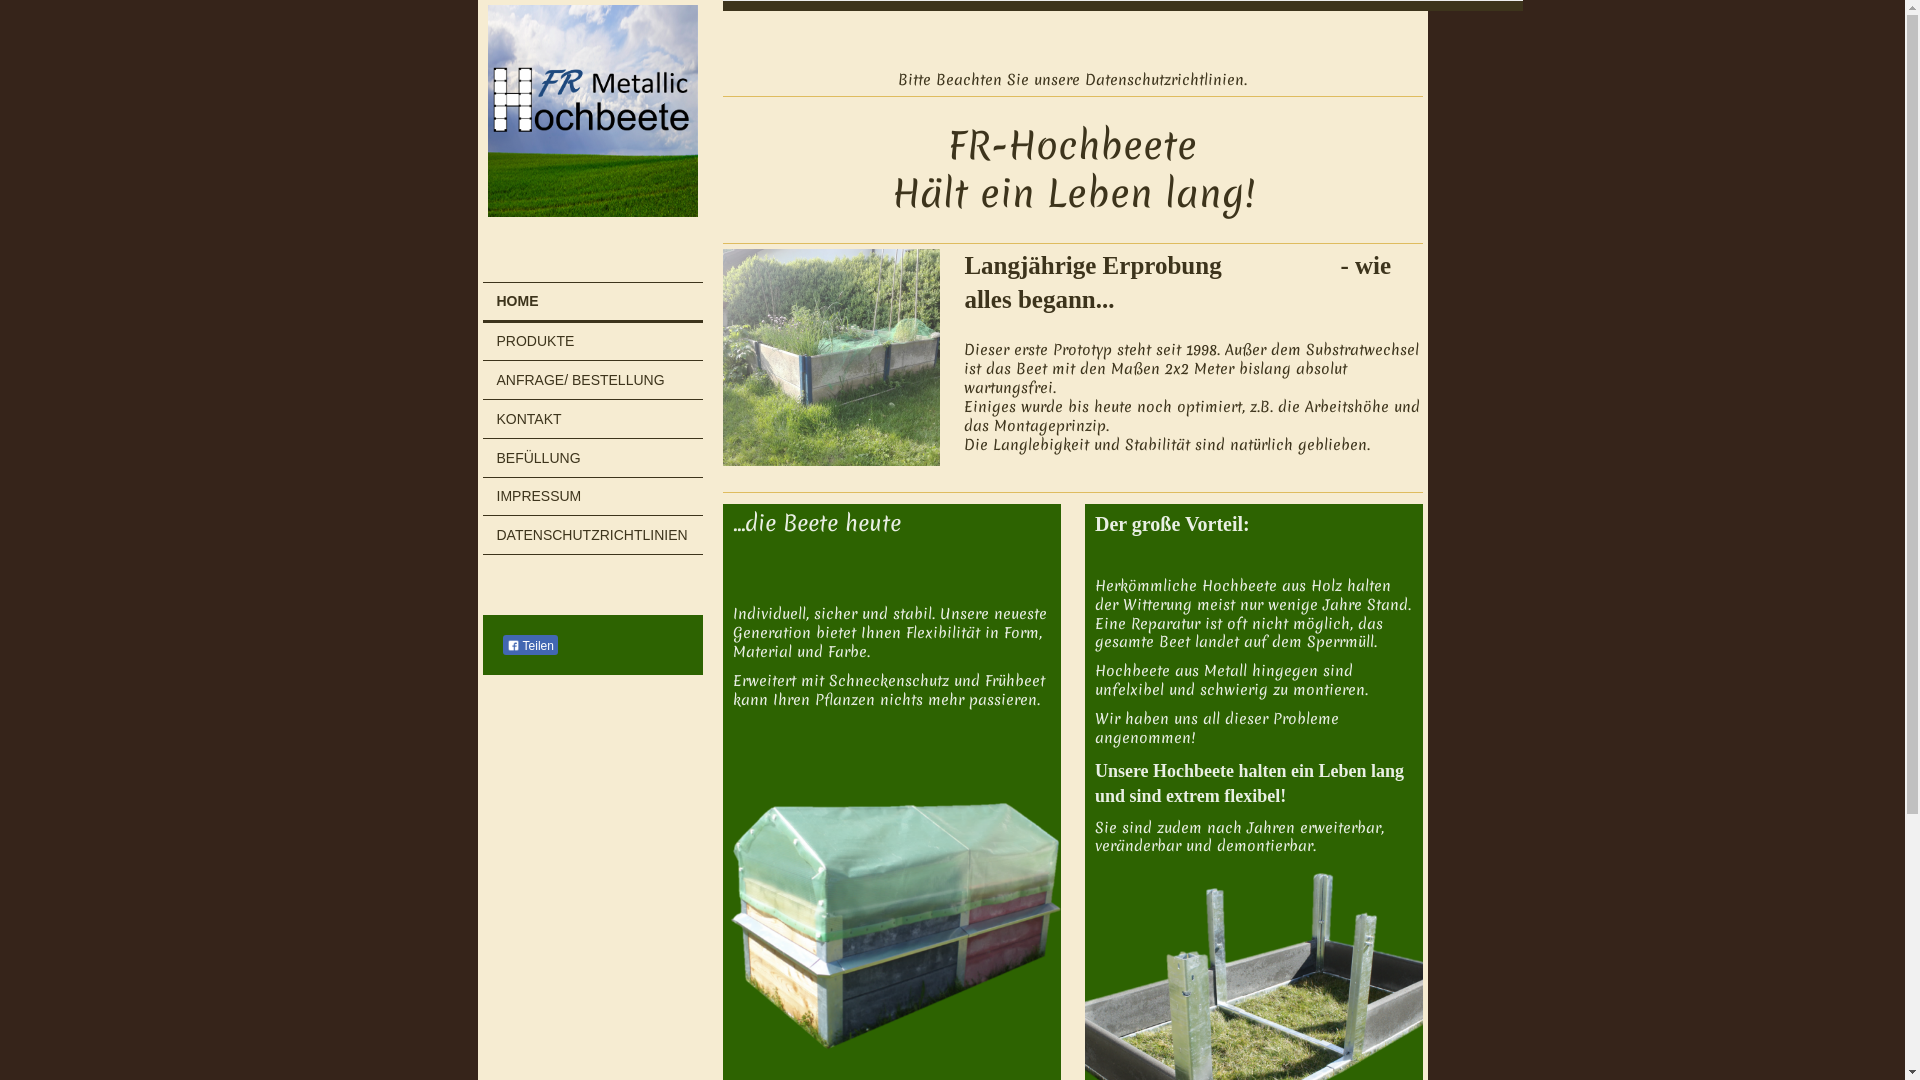  Describe the element at coordinates (591, 339) in the screenshot. I see `'PRODUKTE'` at that location.